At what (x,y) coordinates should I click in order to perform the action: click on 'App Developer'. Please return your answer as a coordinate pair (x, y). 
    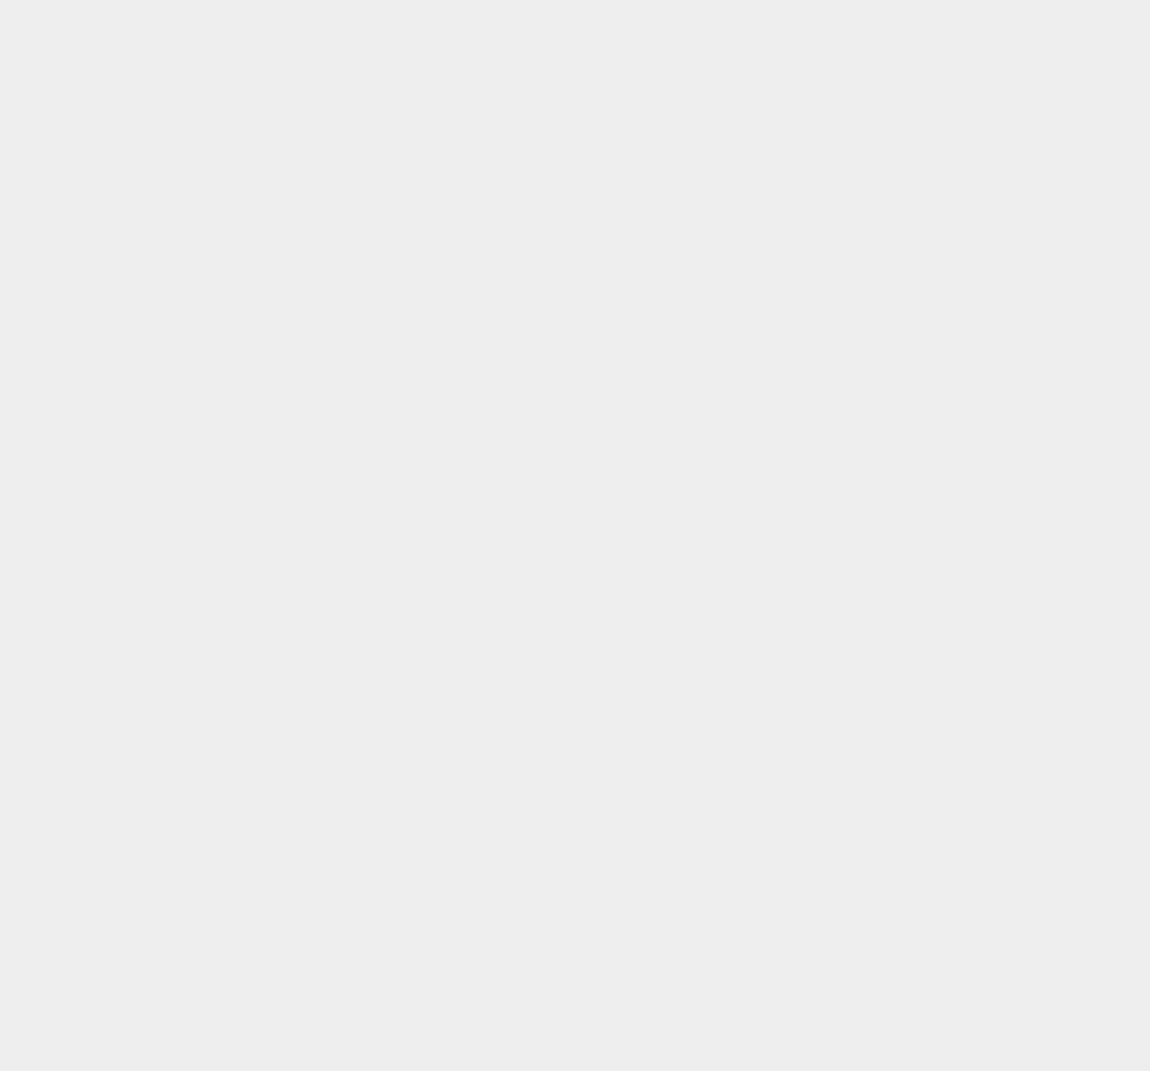
    Looking at the image, I should click on (856, 493).